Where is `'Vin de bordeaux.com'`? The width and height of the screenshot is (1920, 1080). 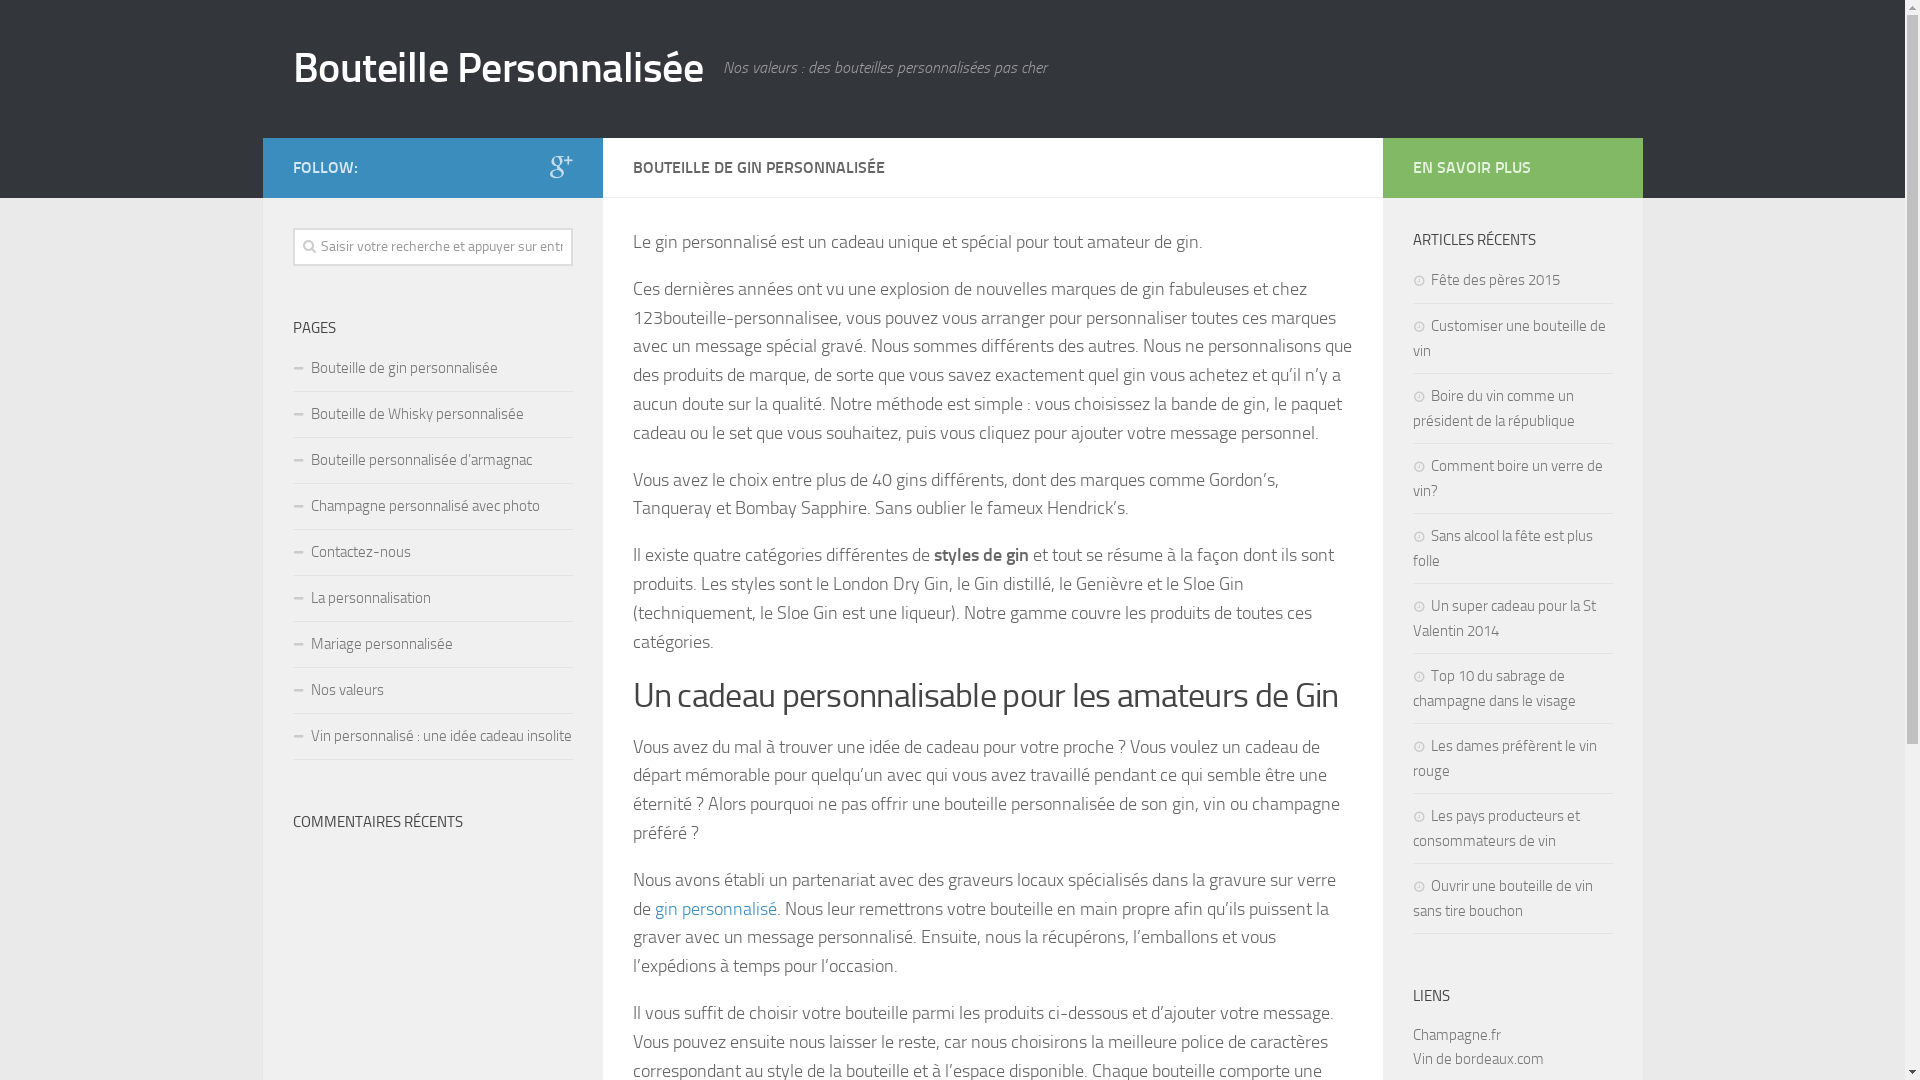 'Vin de bordeaux.com' is located at coordinates (1410, 1058).